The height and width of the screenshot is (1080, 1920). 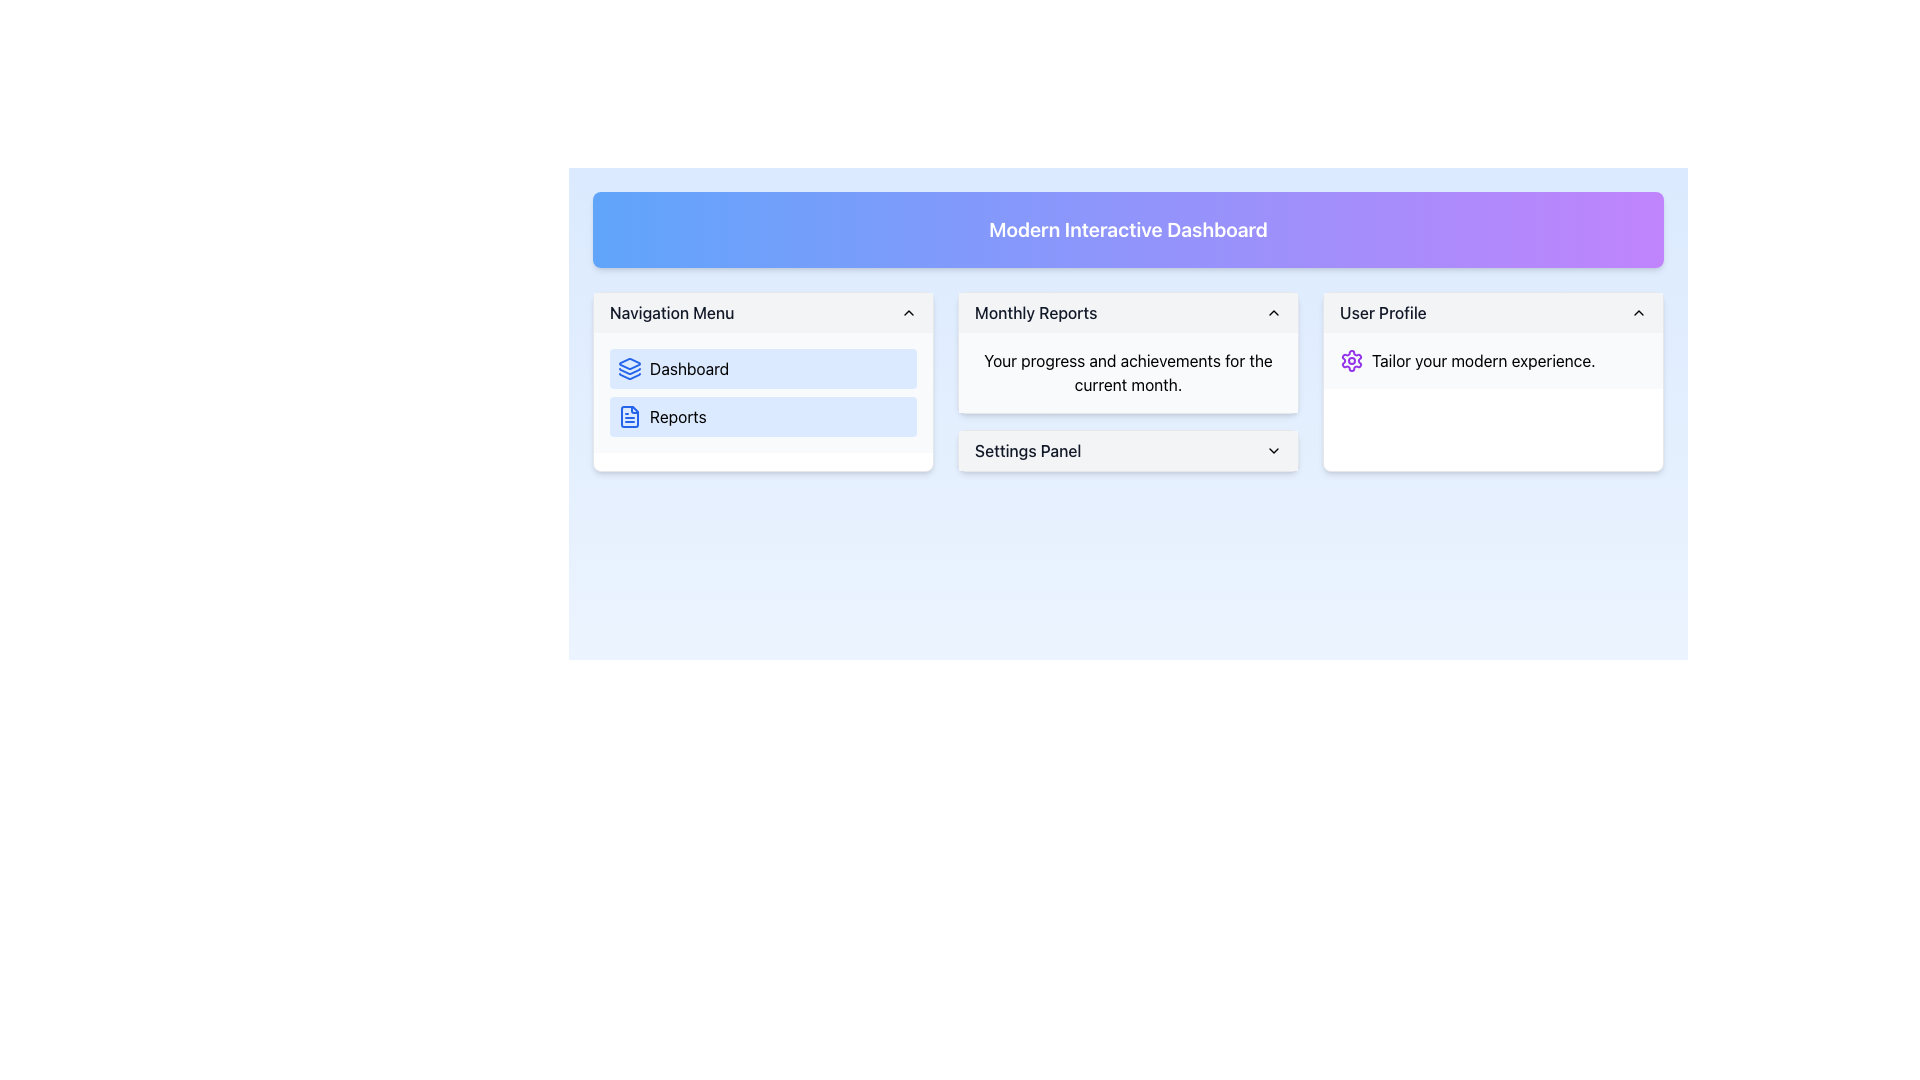 What do you see at coordinates (1128, 229) in the screenshot?
I see `the header text display element located at the top-center of the main dashboard page` at bounding box center [1128, 229].